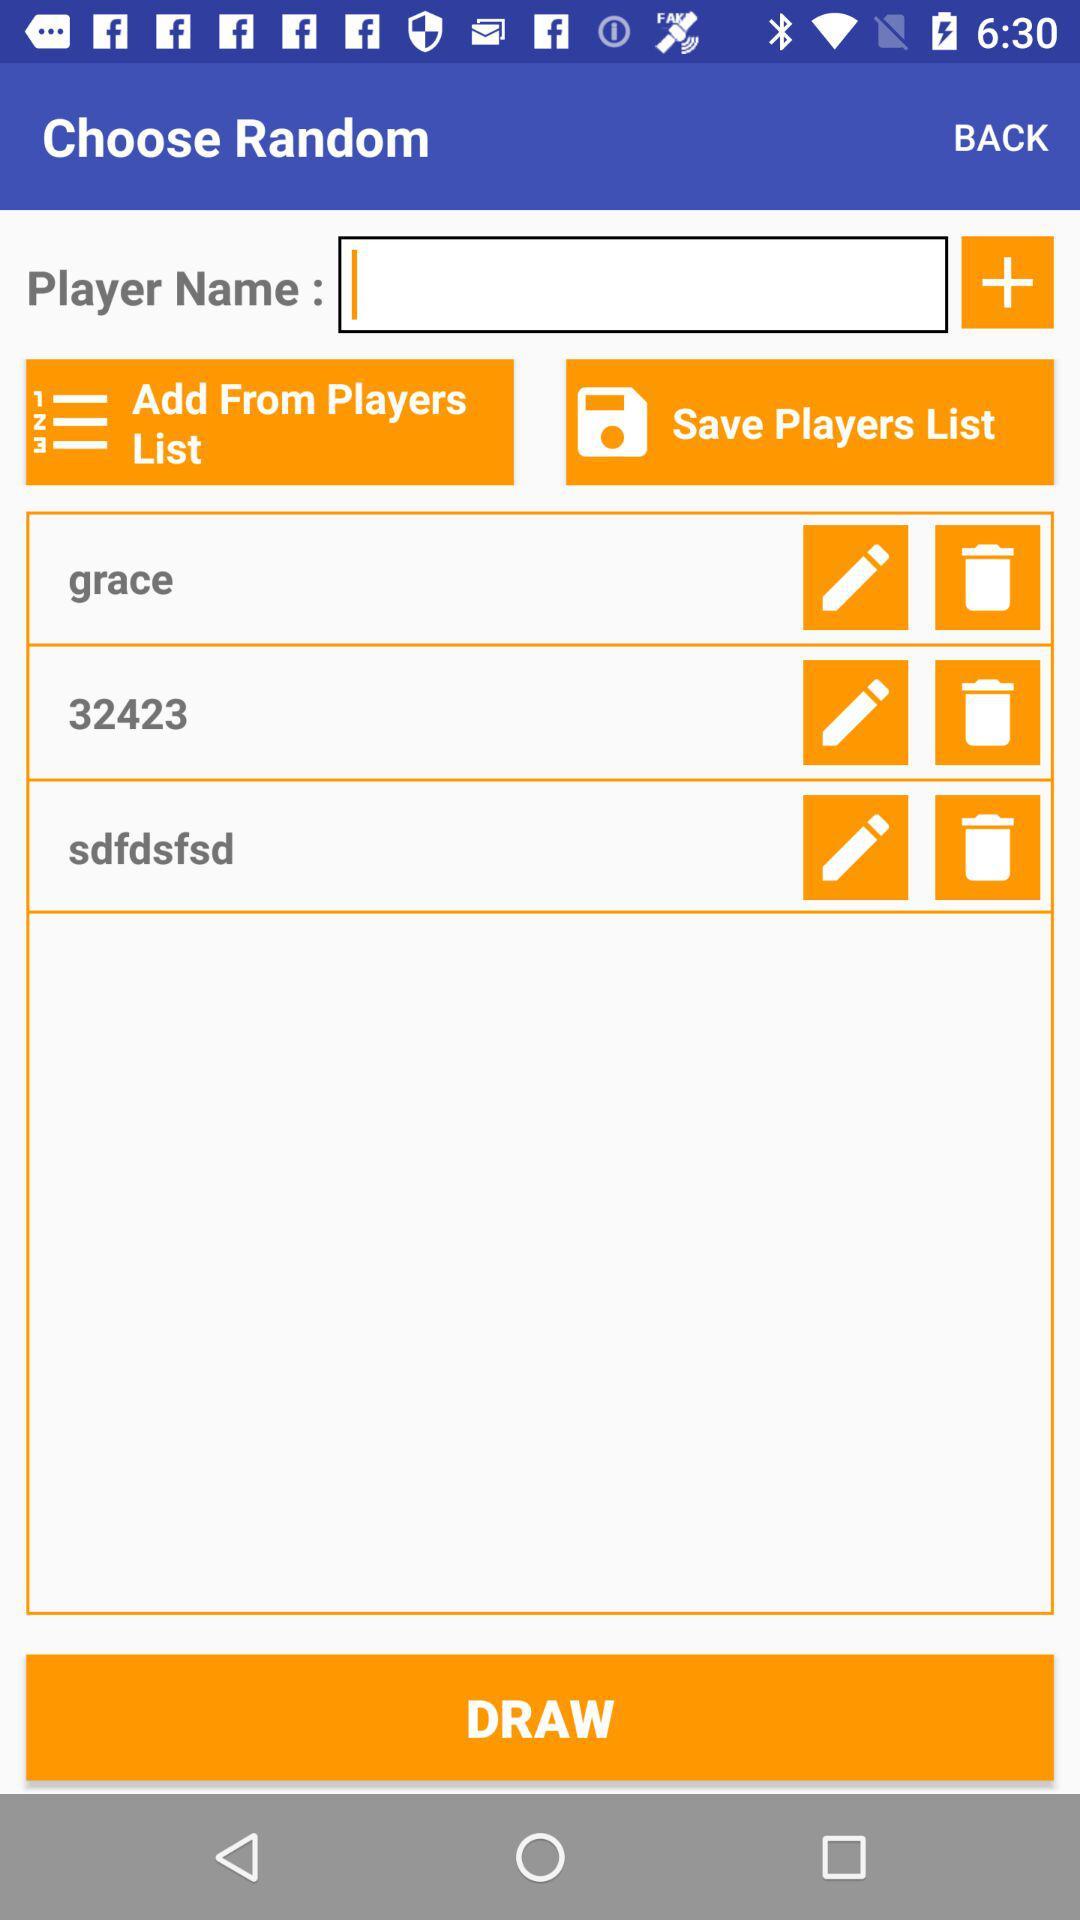 This screenshot has width=1080, height=1920. What do you see at coordinates (643, 283) in the screenshot?
I see `the icon above add from players icon` at bounding box center [643, 283].